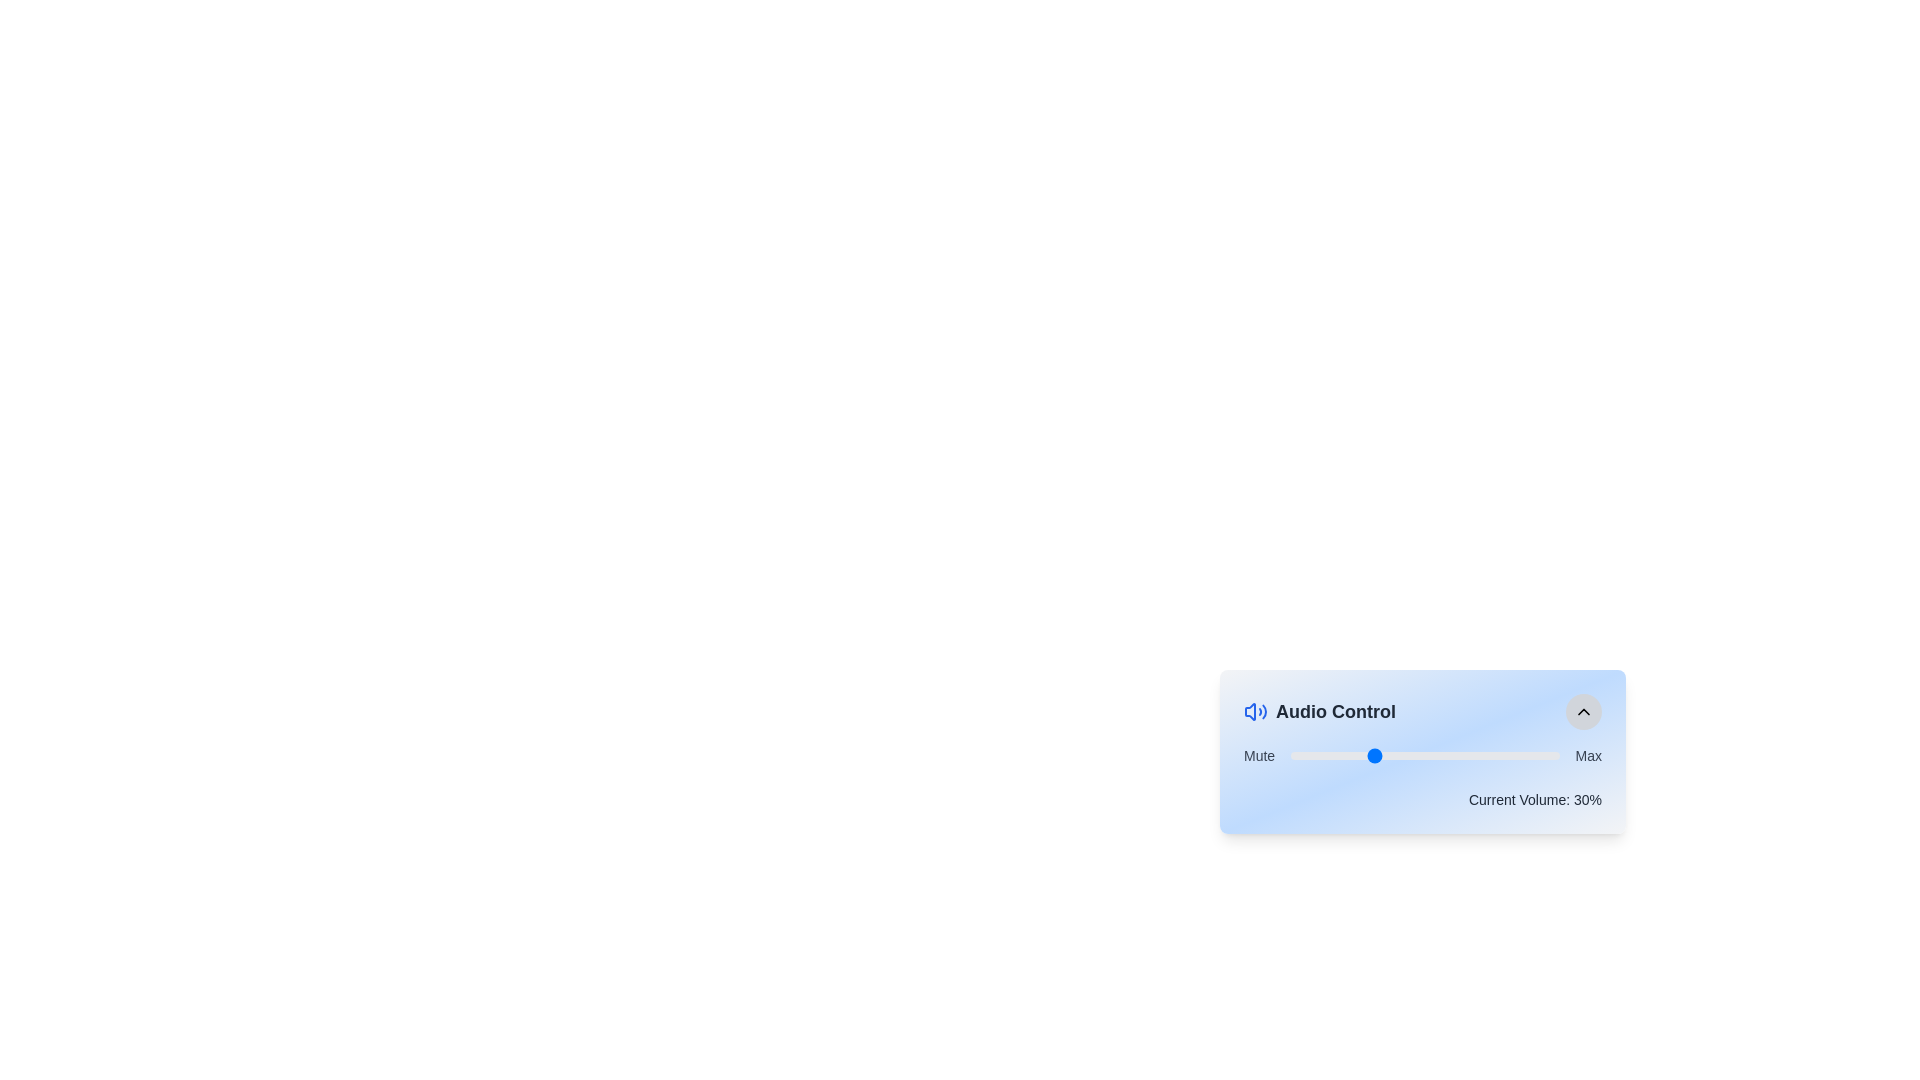 This screenshot has width=1920, height=1080. I want to click on the audio control icon located to the left of the 'Audio Control' header, which signifies the volume management functionality, so click(1255, 711).